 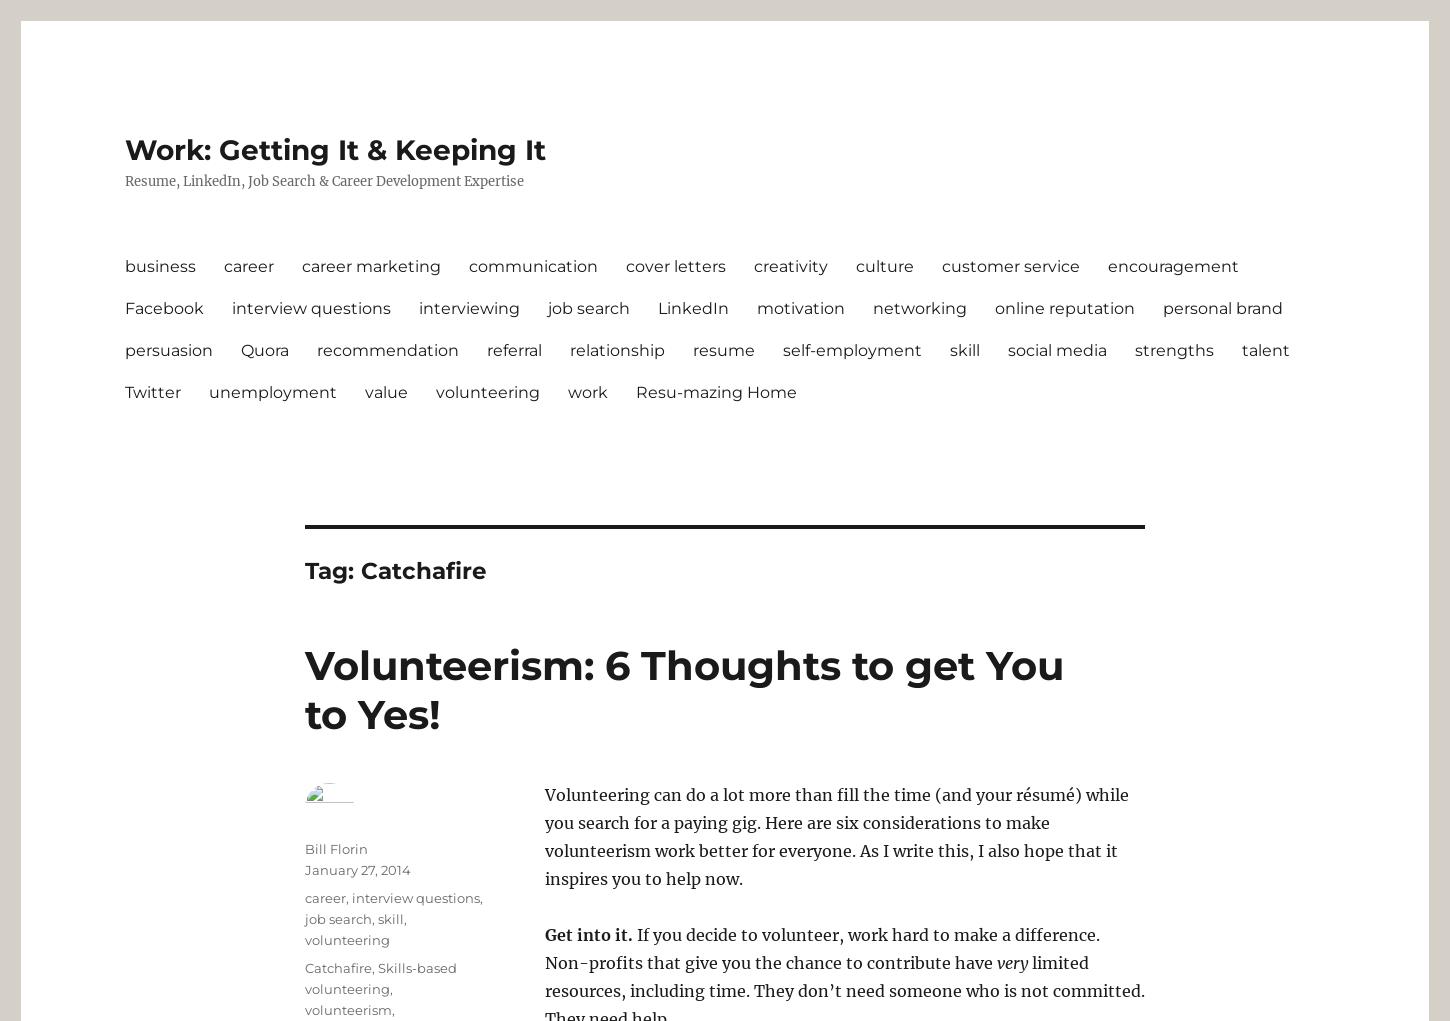 I want to click on 'Twitter', so click(x=151, y=391).